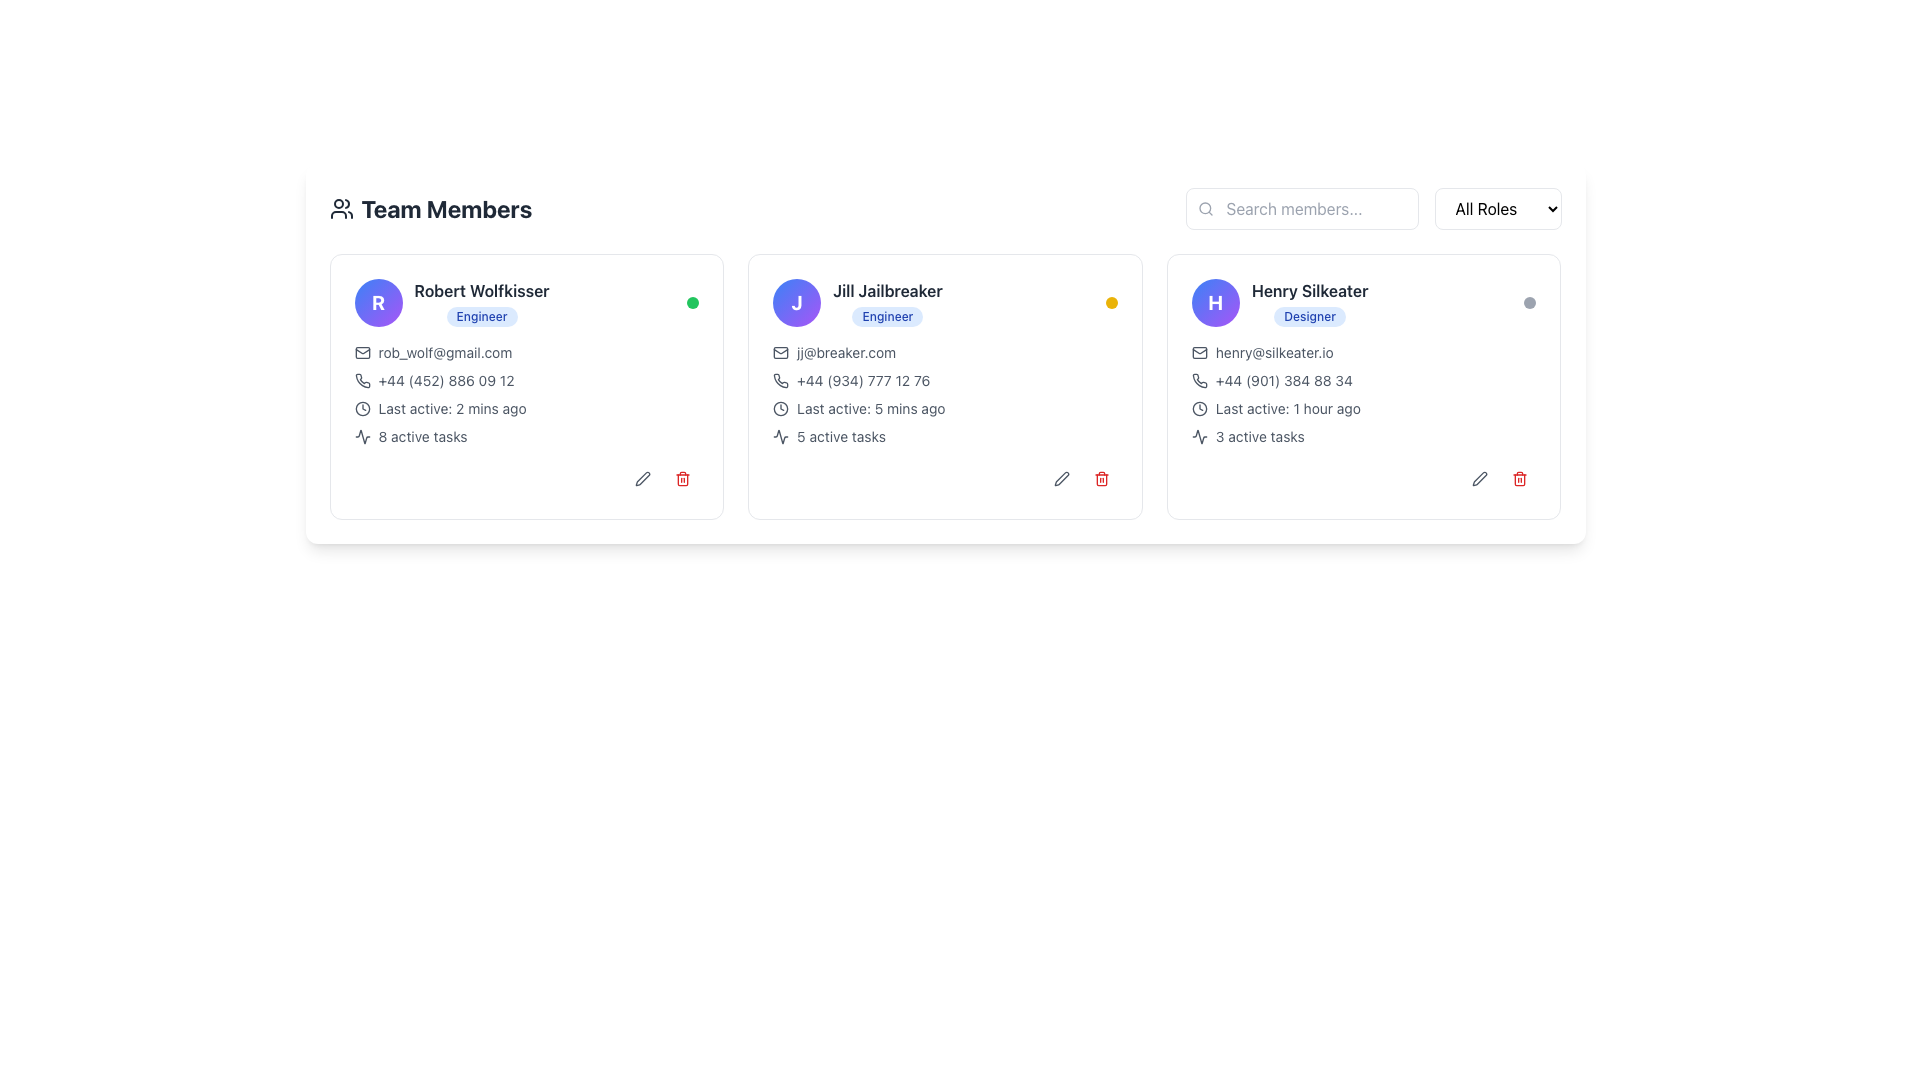  Describe the element at coordinates (887, 303) in the screenshot. I see `displayed text of the profile summary header located in the middle column, positioned below the circular icon with the letter 'J'` at that location.